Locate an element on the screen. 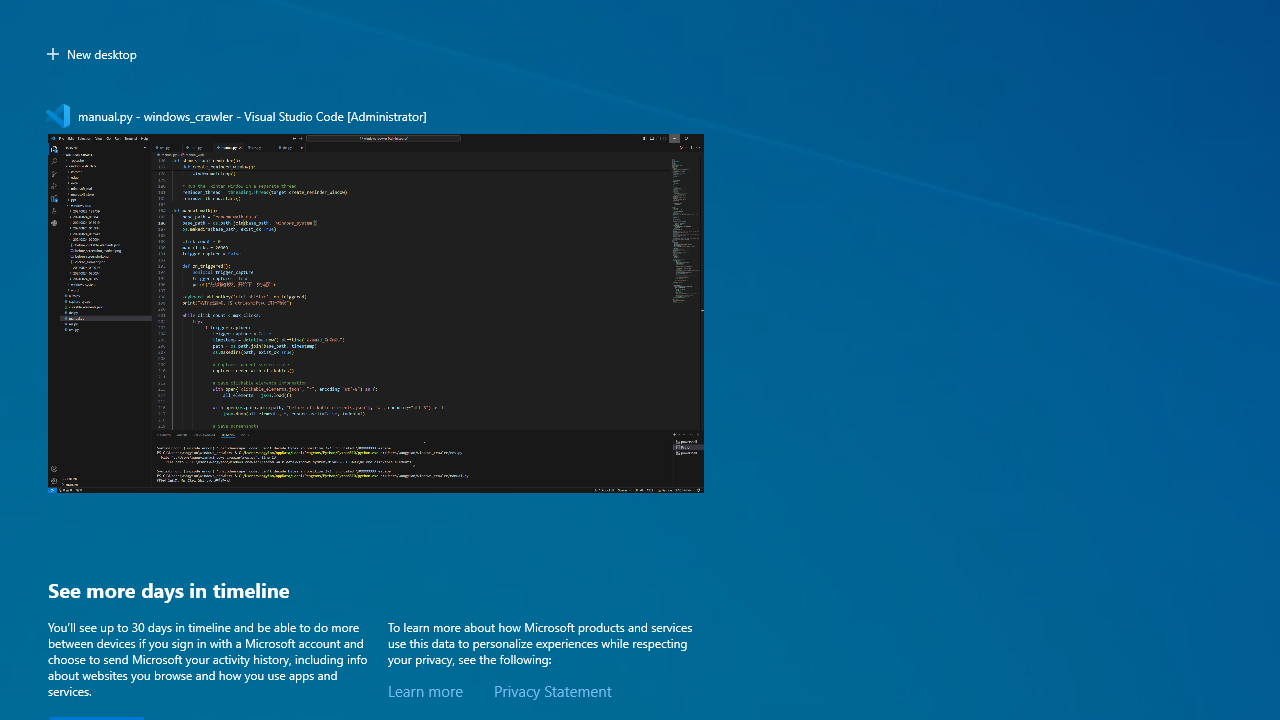 The height and width of the screenshot is (720, 1280). 'Close' is located at coordinates (694, 115).